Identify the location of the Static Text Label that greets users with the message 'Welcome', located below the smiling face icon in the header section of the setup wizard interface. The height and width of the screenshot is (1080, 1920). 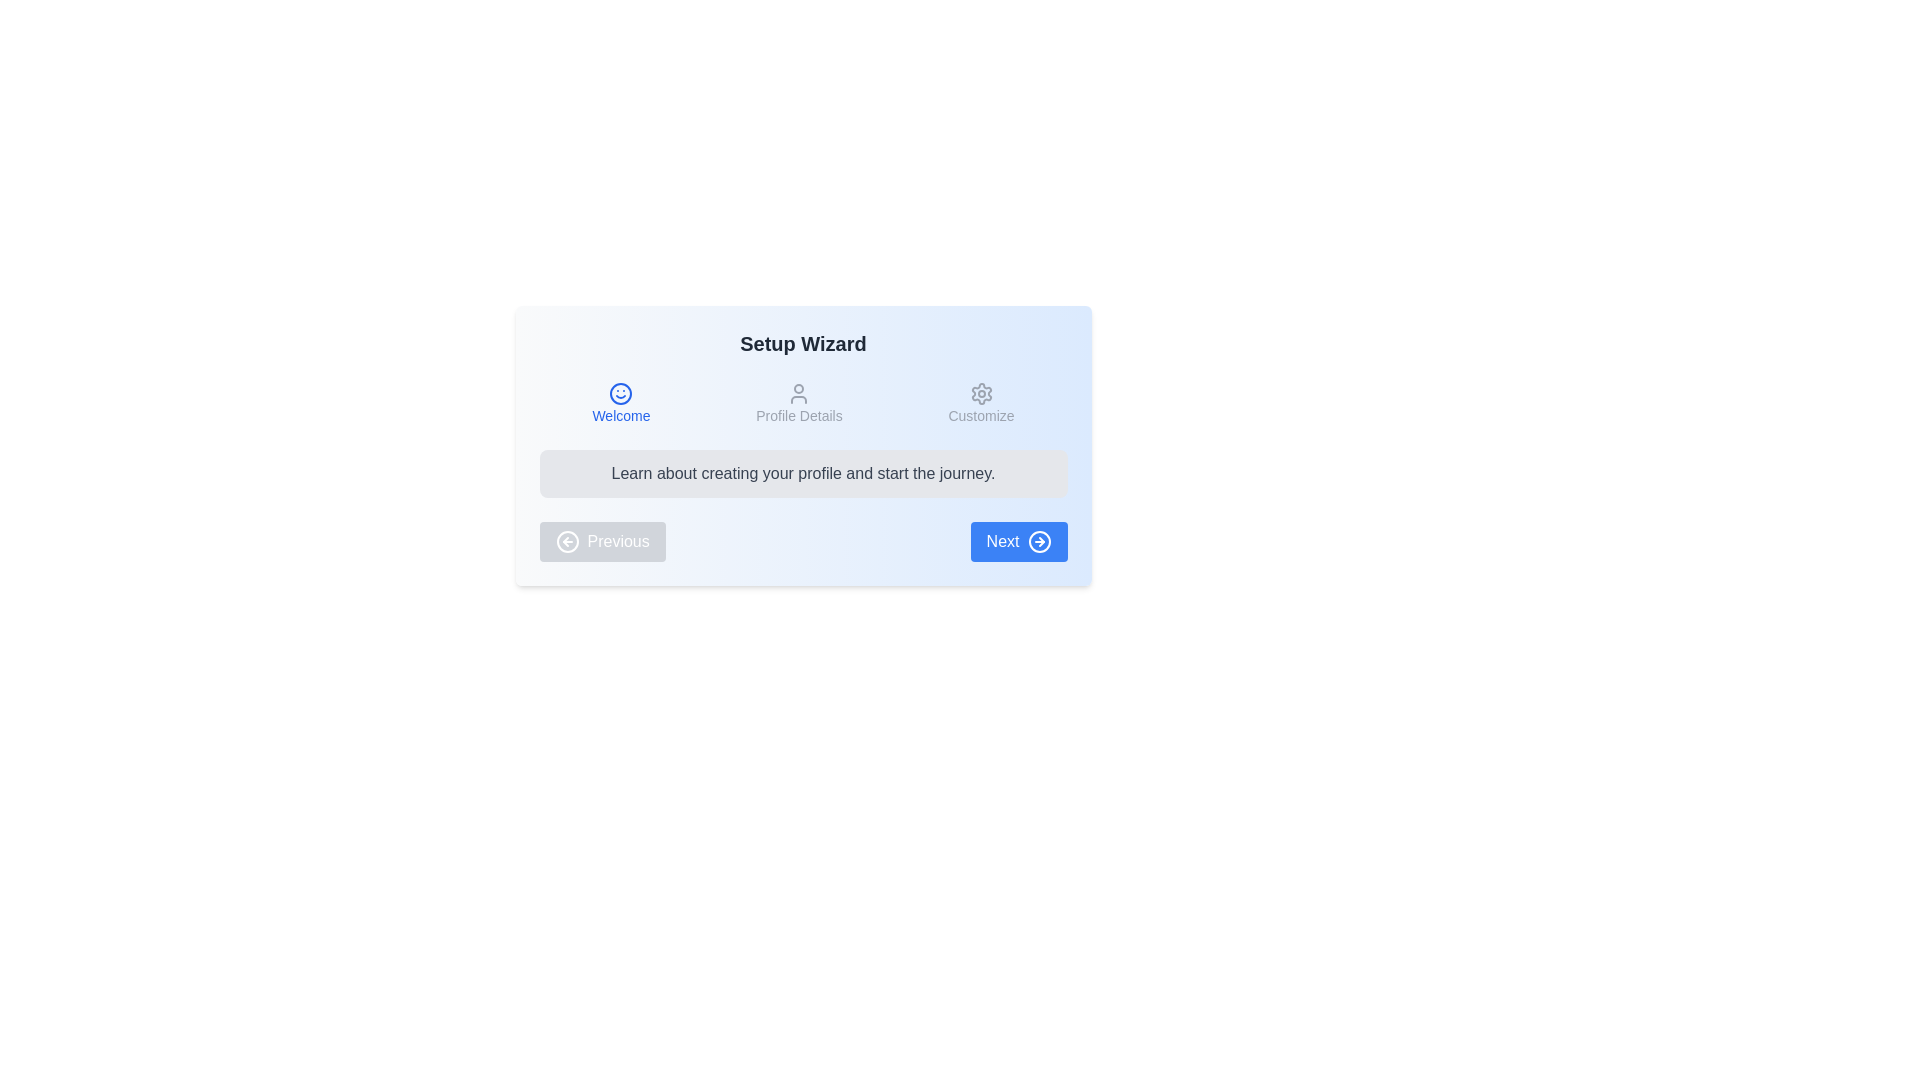
(620, 415).